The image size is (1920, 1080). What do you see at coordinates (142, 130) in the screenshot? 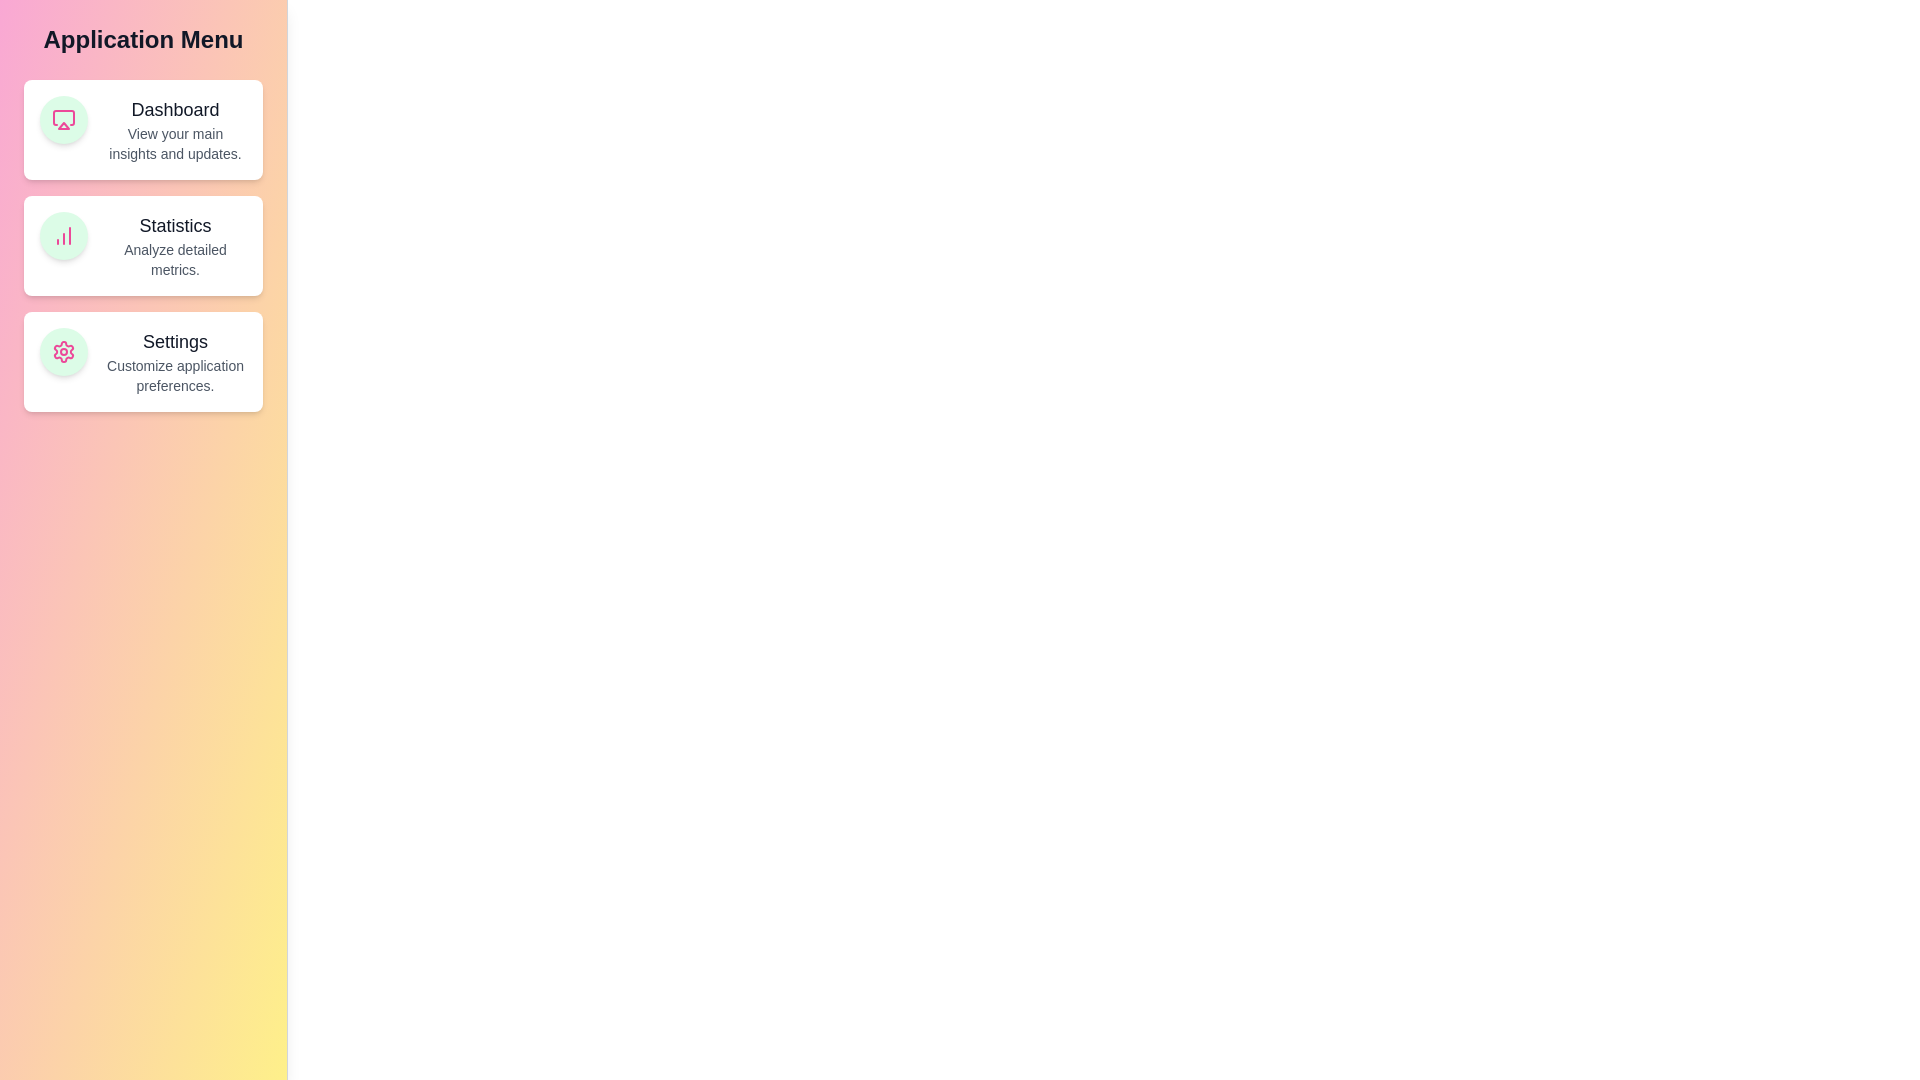
I see `the feature card titled Dashboard` at bounding box center [142, 130].